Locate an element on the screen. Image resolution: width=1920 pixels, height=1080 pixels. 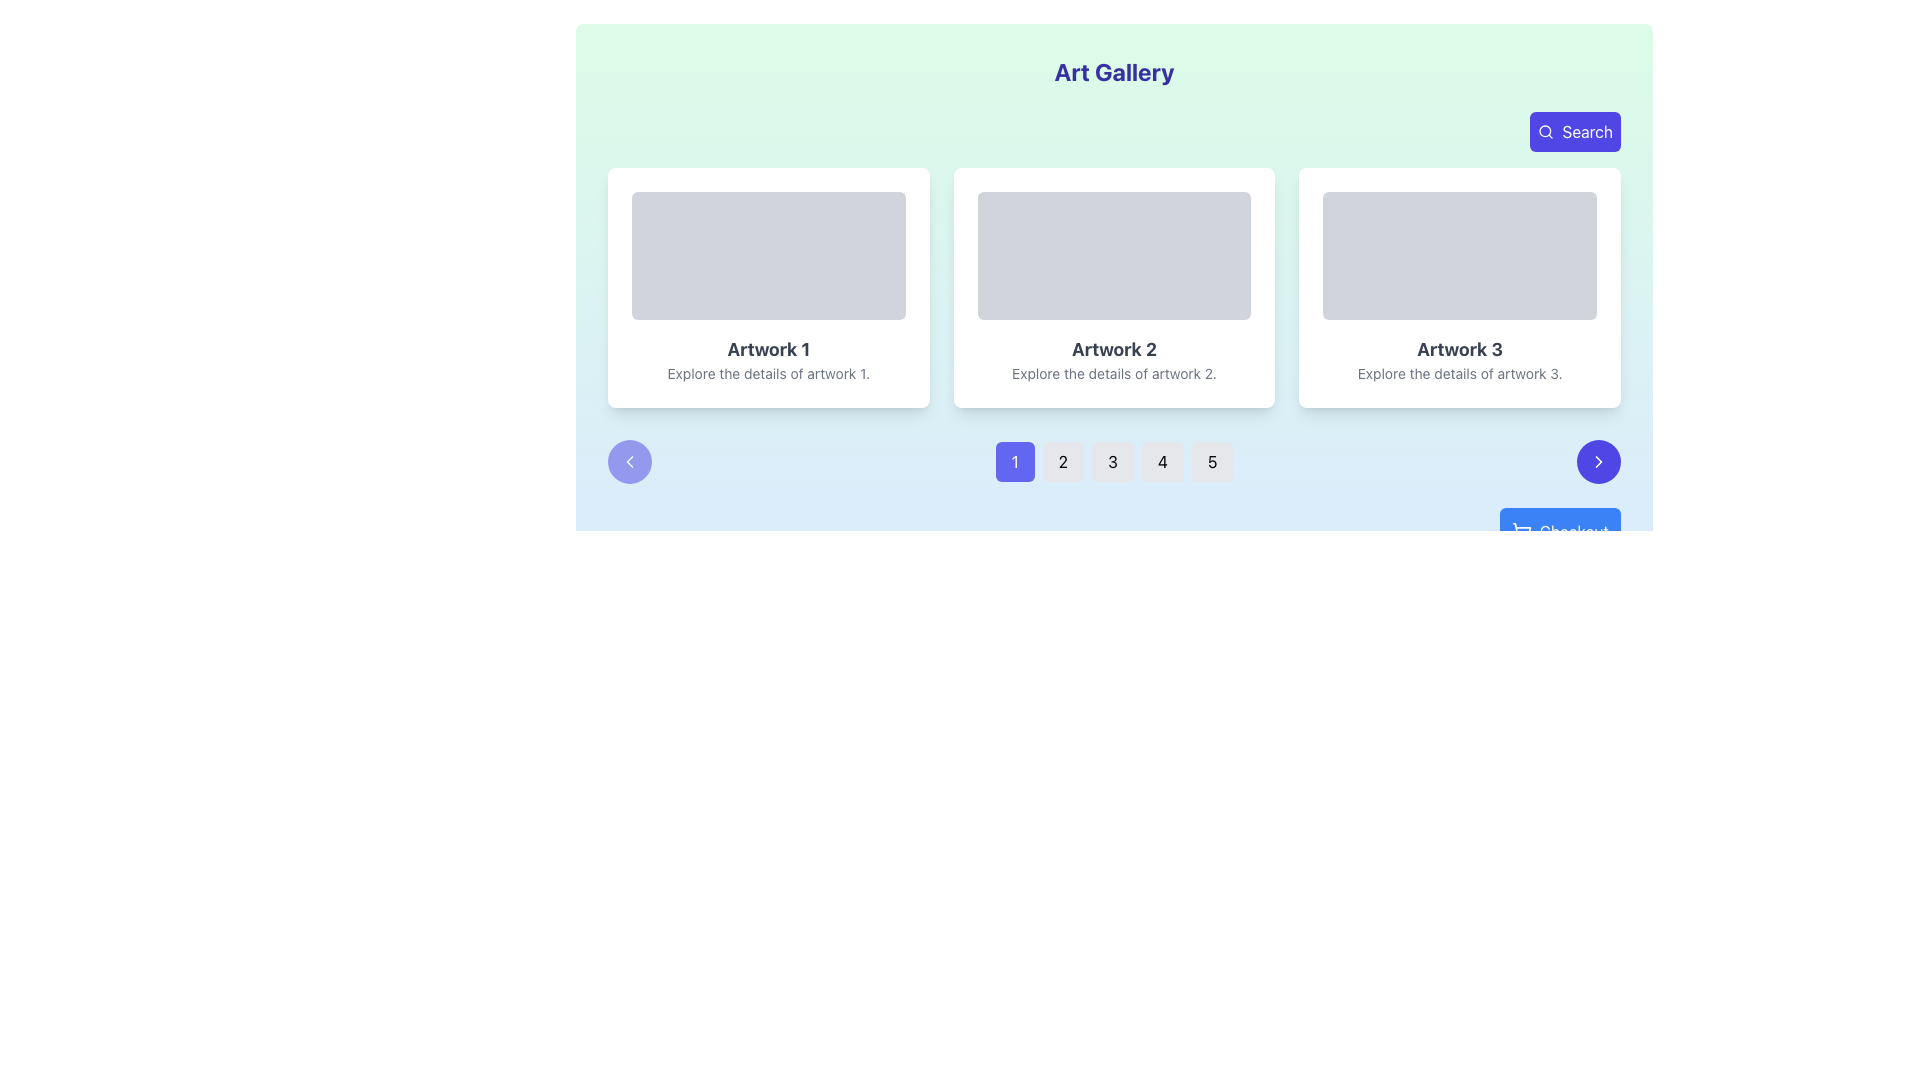
title text displayed below the gray placeholder image in the artwork card, which serves as an identifier for users is located at coordinates (767, 349).